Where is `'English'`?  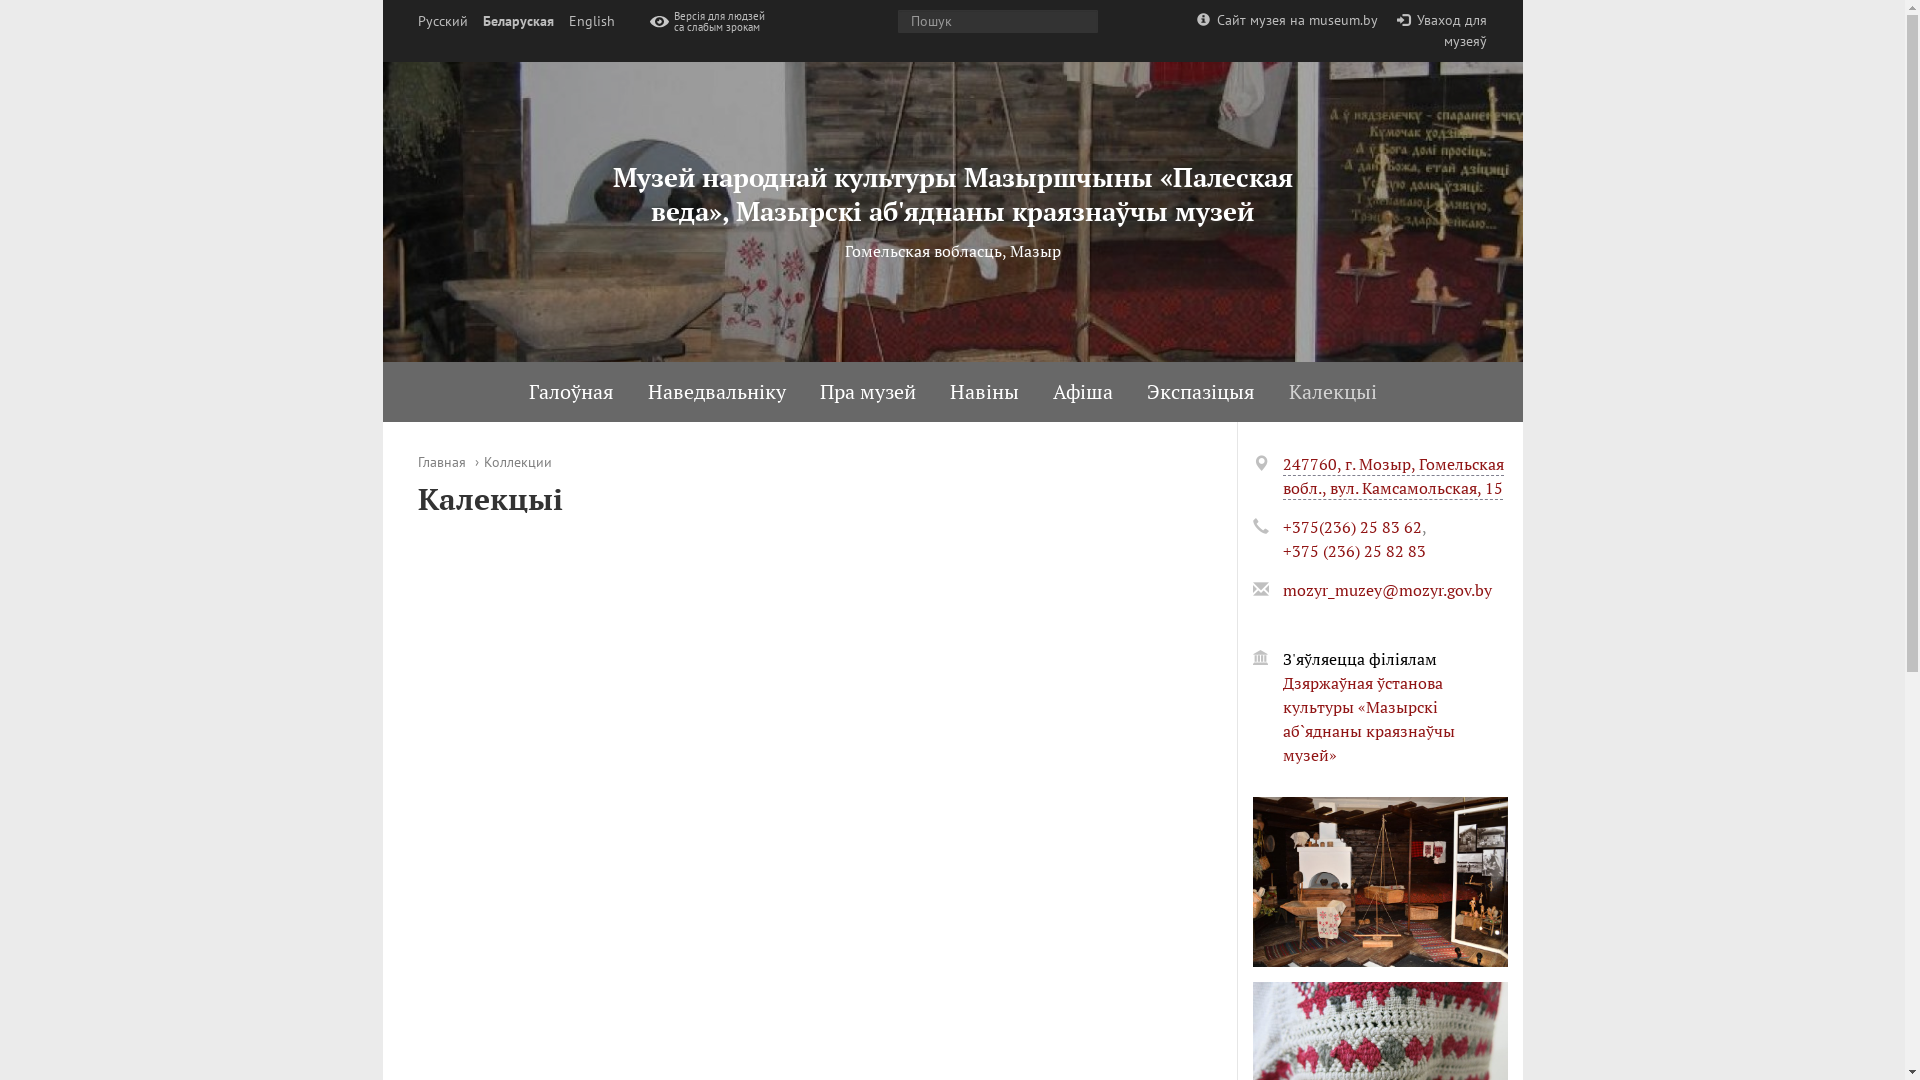
'English' is located at coordinates (589, 21).